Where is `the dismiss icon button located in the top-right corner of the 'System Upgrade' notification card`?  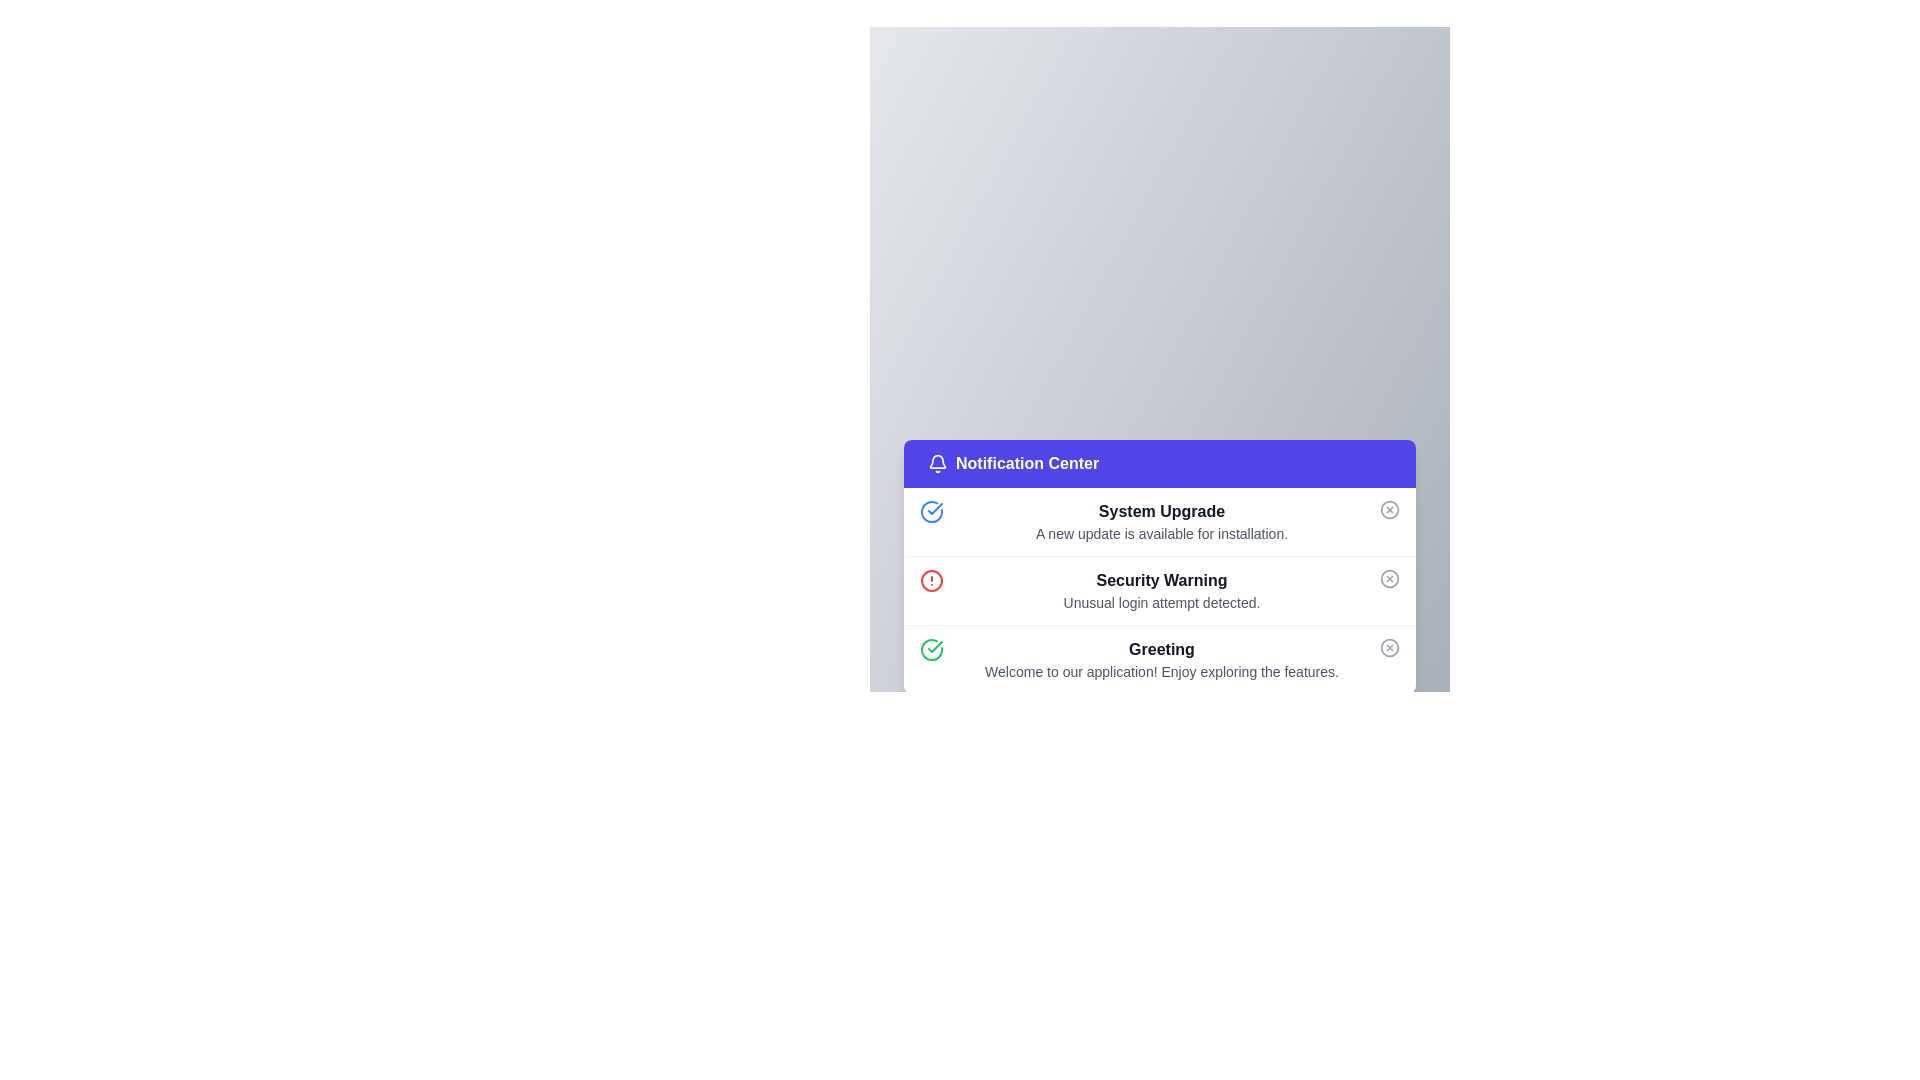 the dismiss icon button located in the top-right corner of the 'System Upgrade' notification card is located at coordinates (1389, 508).